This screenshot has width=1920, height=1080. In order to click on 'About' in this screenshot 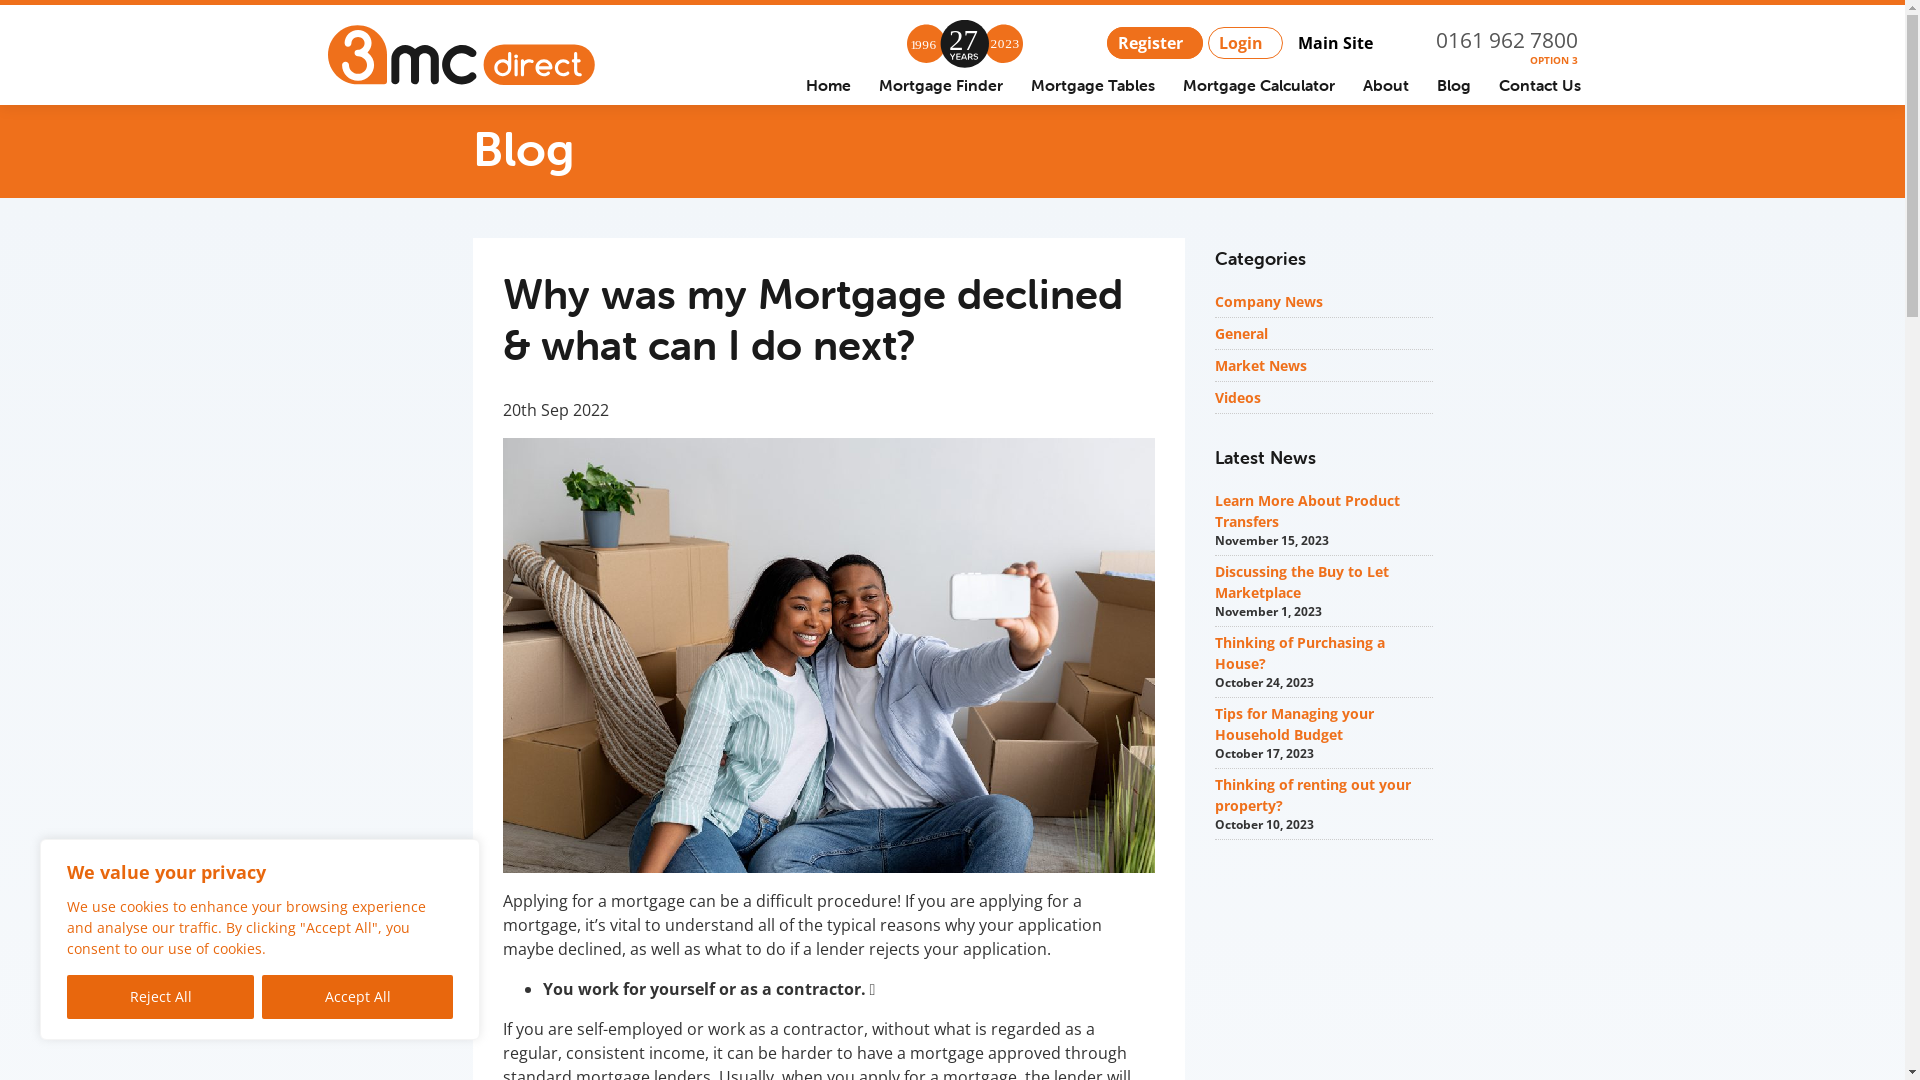, I will do `click(1384, 83)`.